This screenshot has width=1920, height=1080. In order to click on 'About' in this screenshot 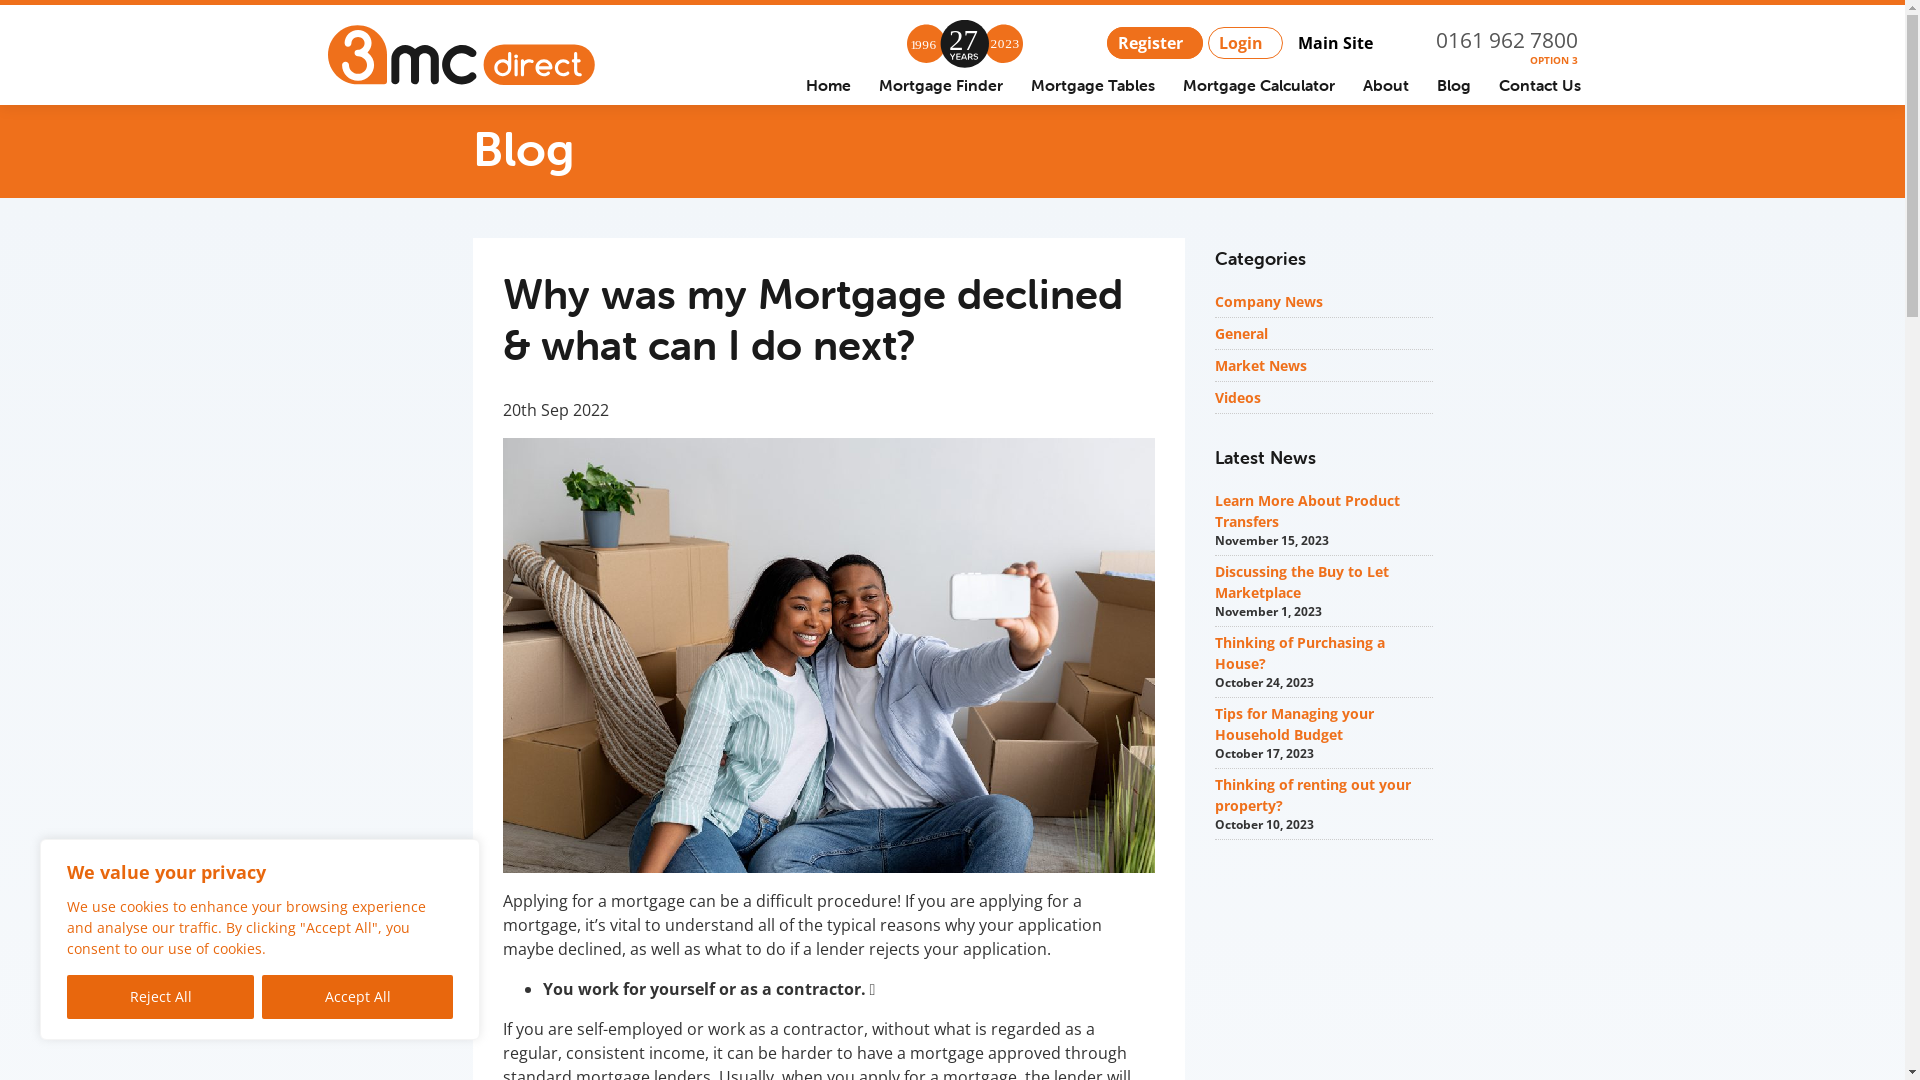, I will do `click(1384, 83)`.